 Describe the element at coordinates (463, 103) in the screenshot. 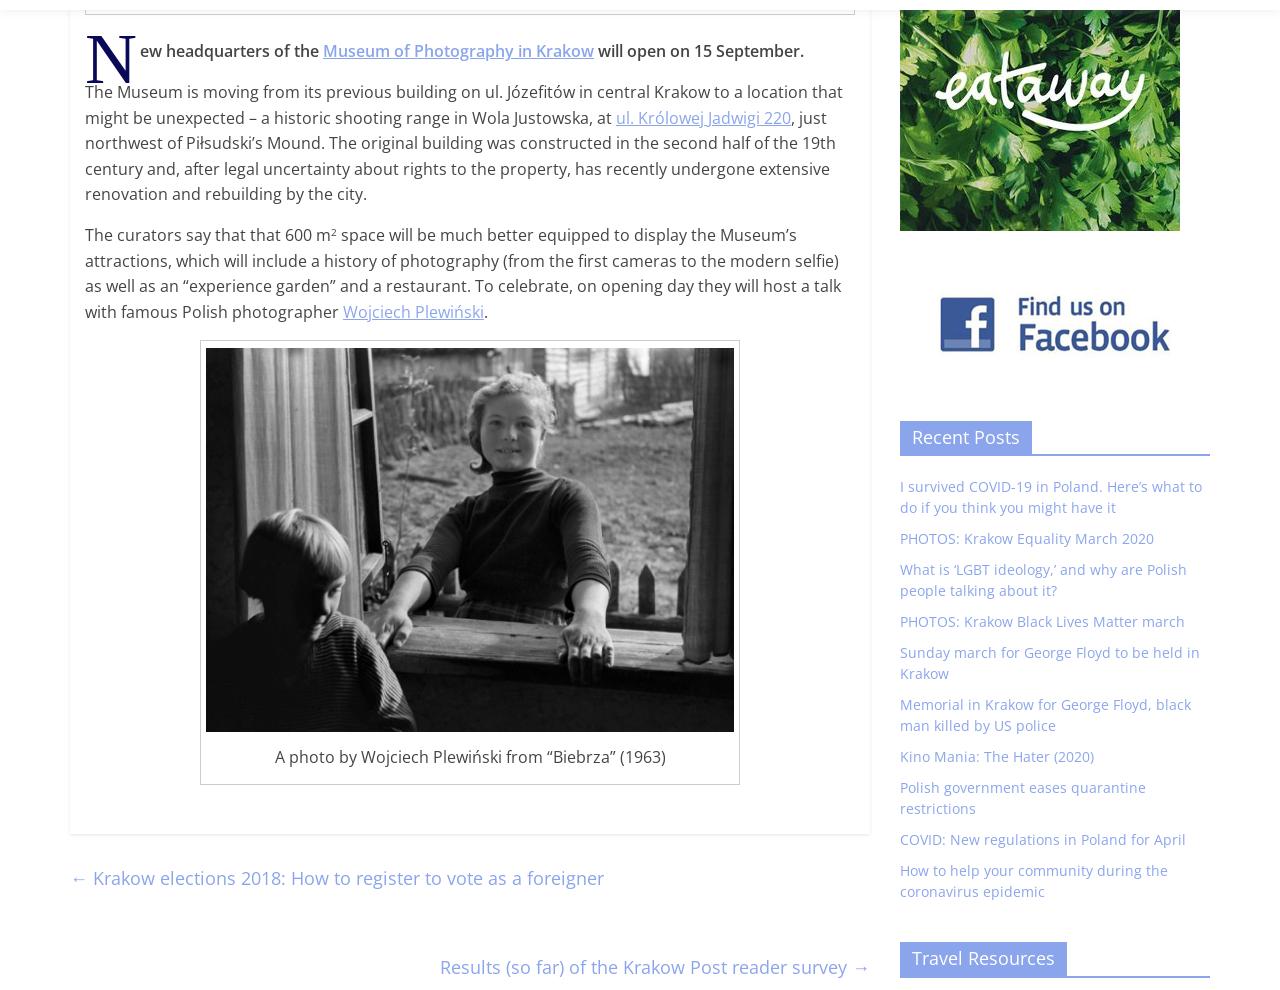

I see `'The Museum is moving from its previous building on ul. Józefitów in central Krakow to a location that might be unexpected – a historic shooting range in Wola Justowska, at'` at that location.